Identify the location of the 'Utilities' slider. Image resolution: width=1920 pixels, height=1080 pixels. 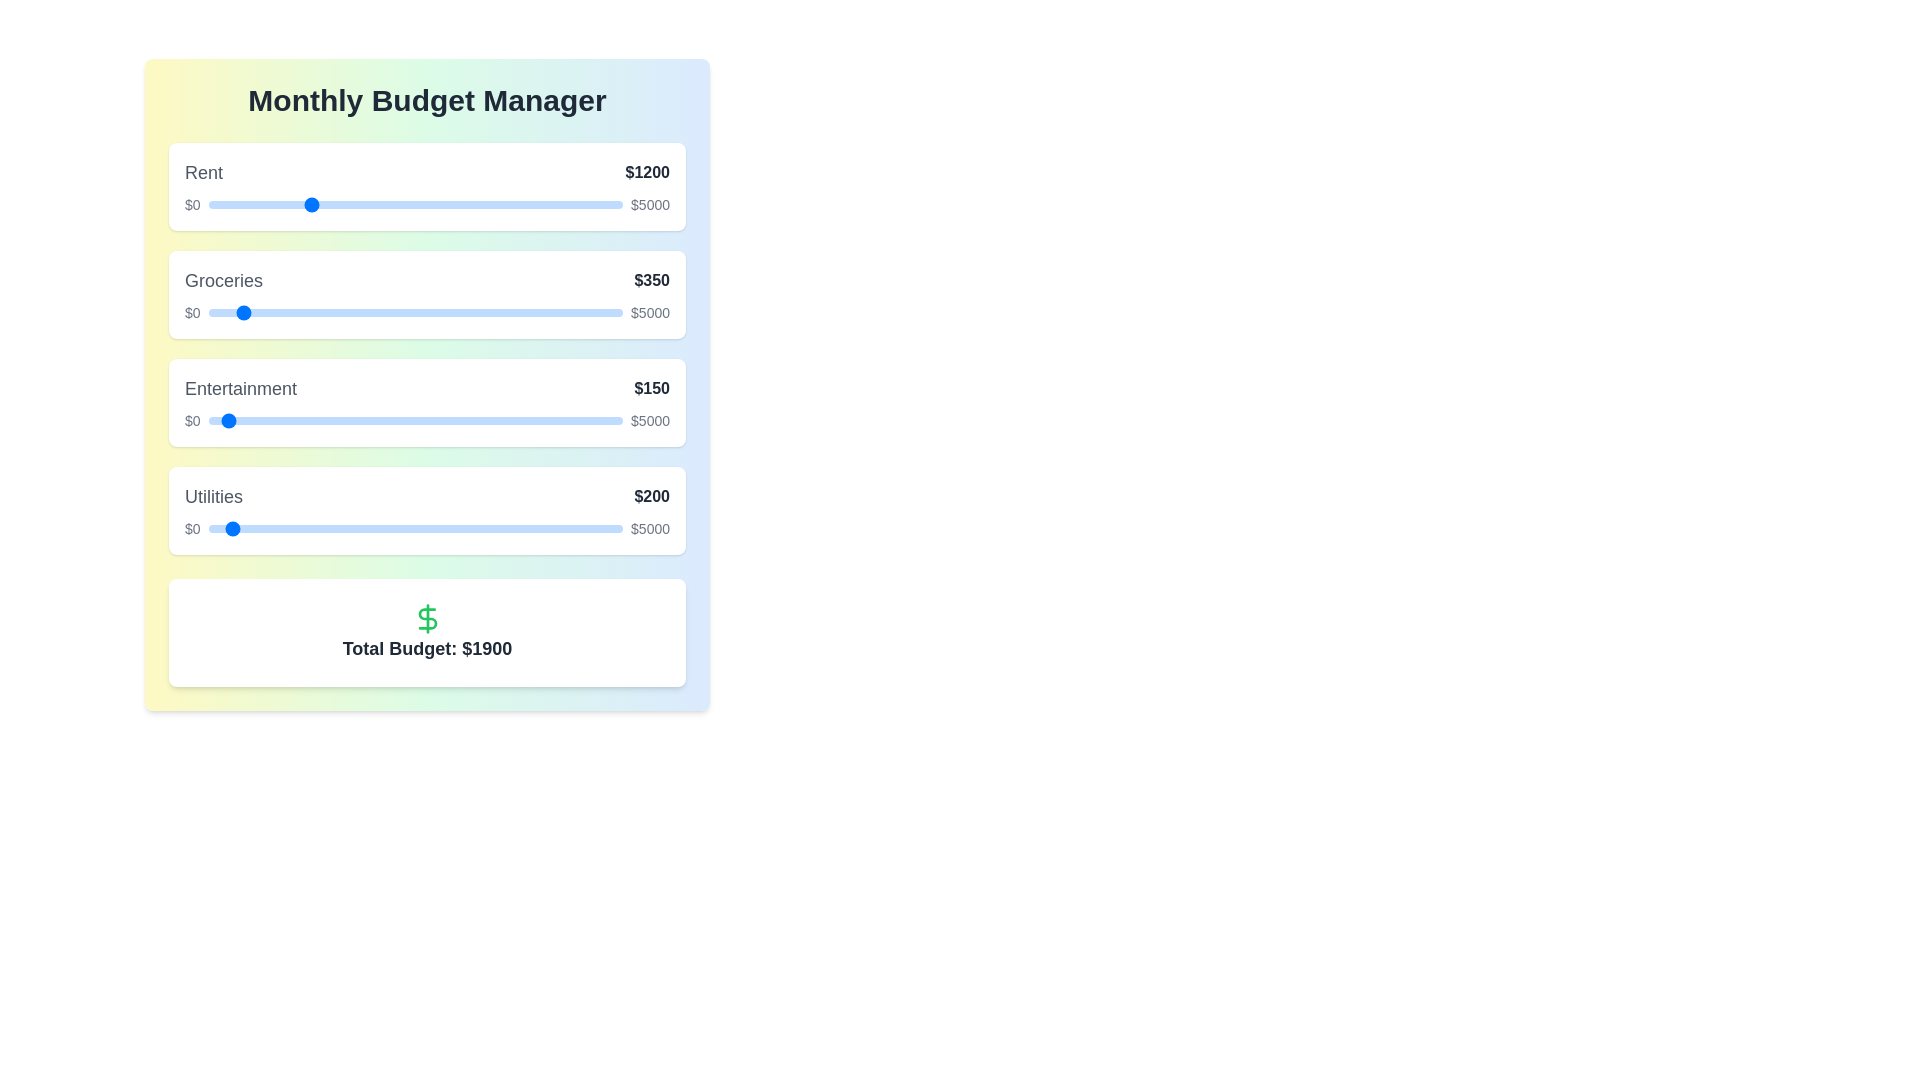
(532, 527).